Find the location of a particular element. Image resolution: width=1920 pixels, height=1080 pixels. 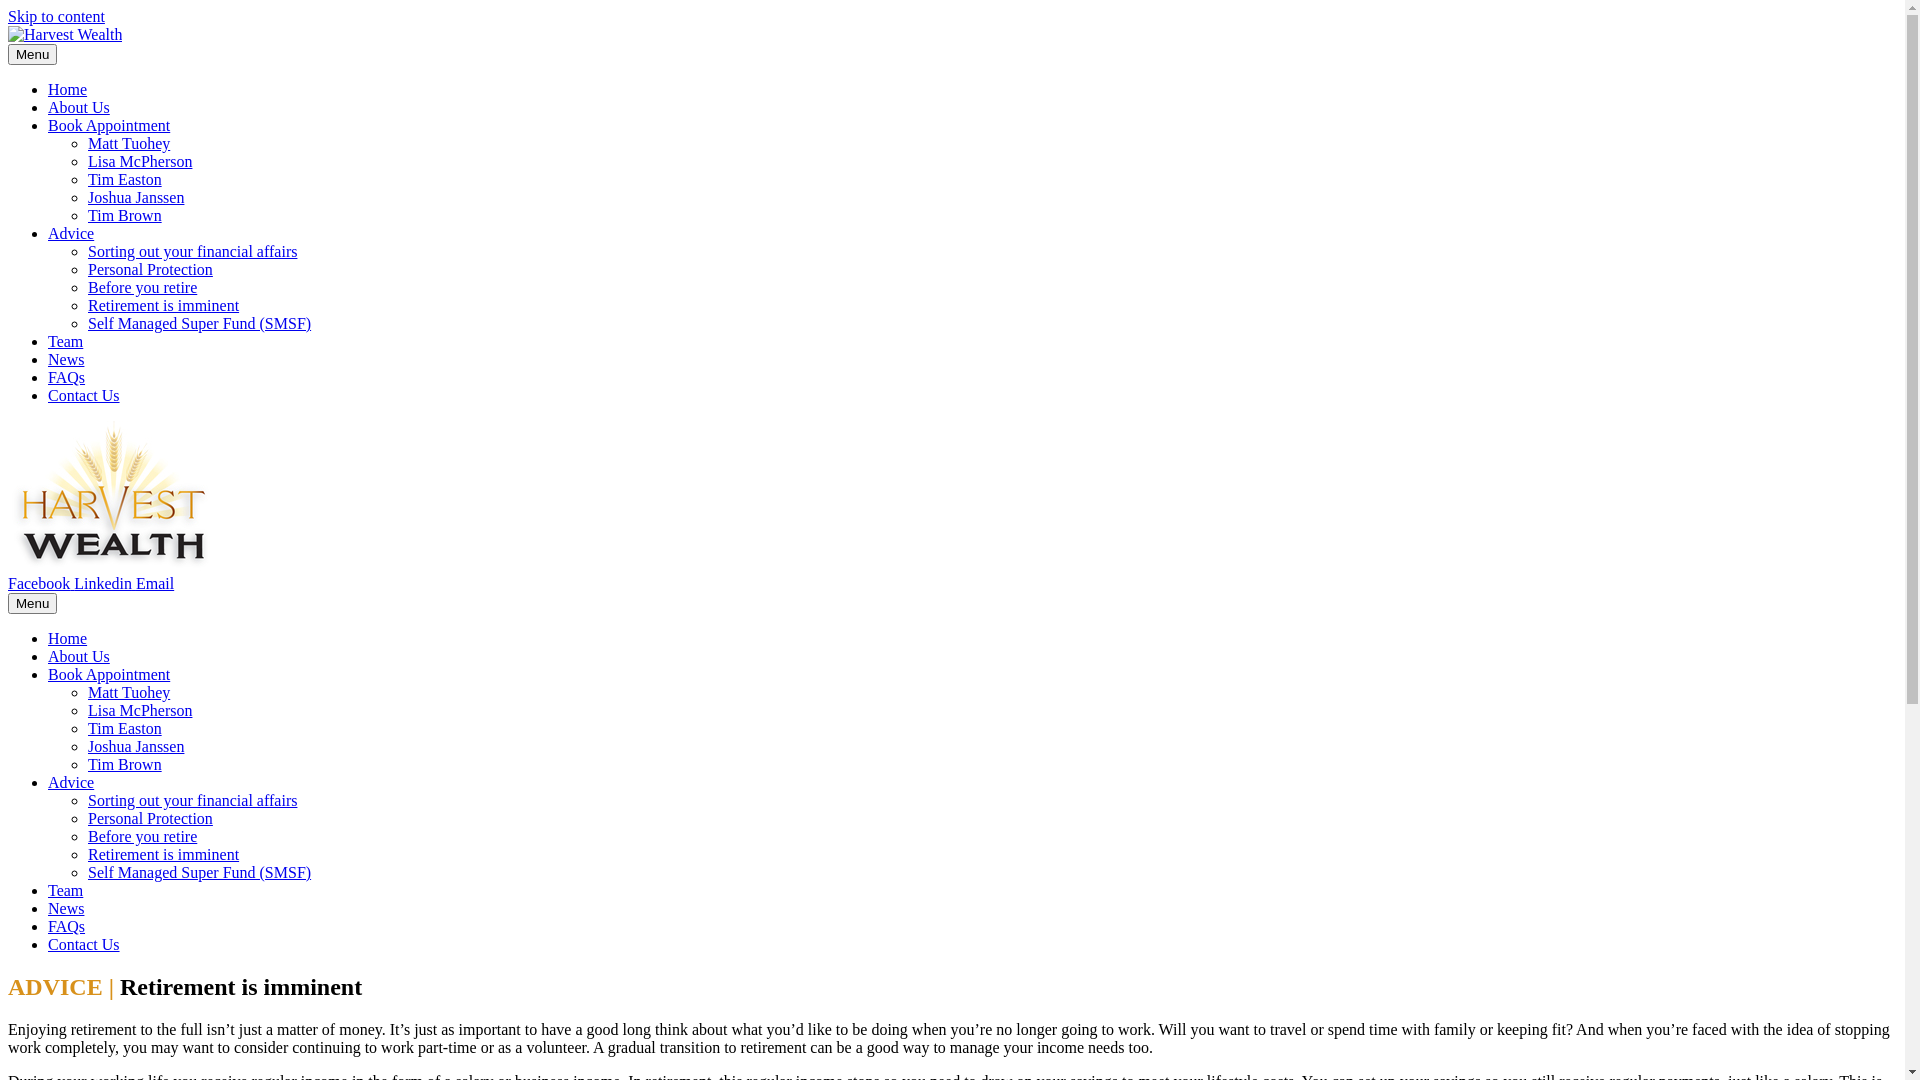

'Before you retire' is located at coordinates (141, 287).